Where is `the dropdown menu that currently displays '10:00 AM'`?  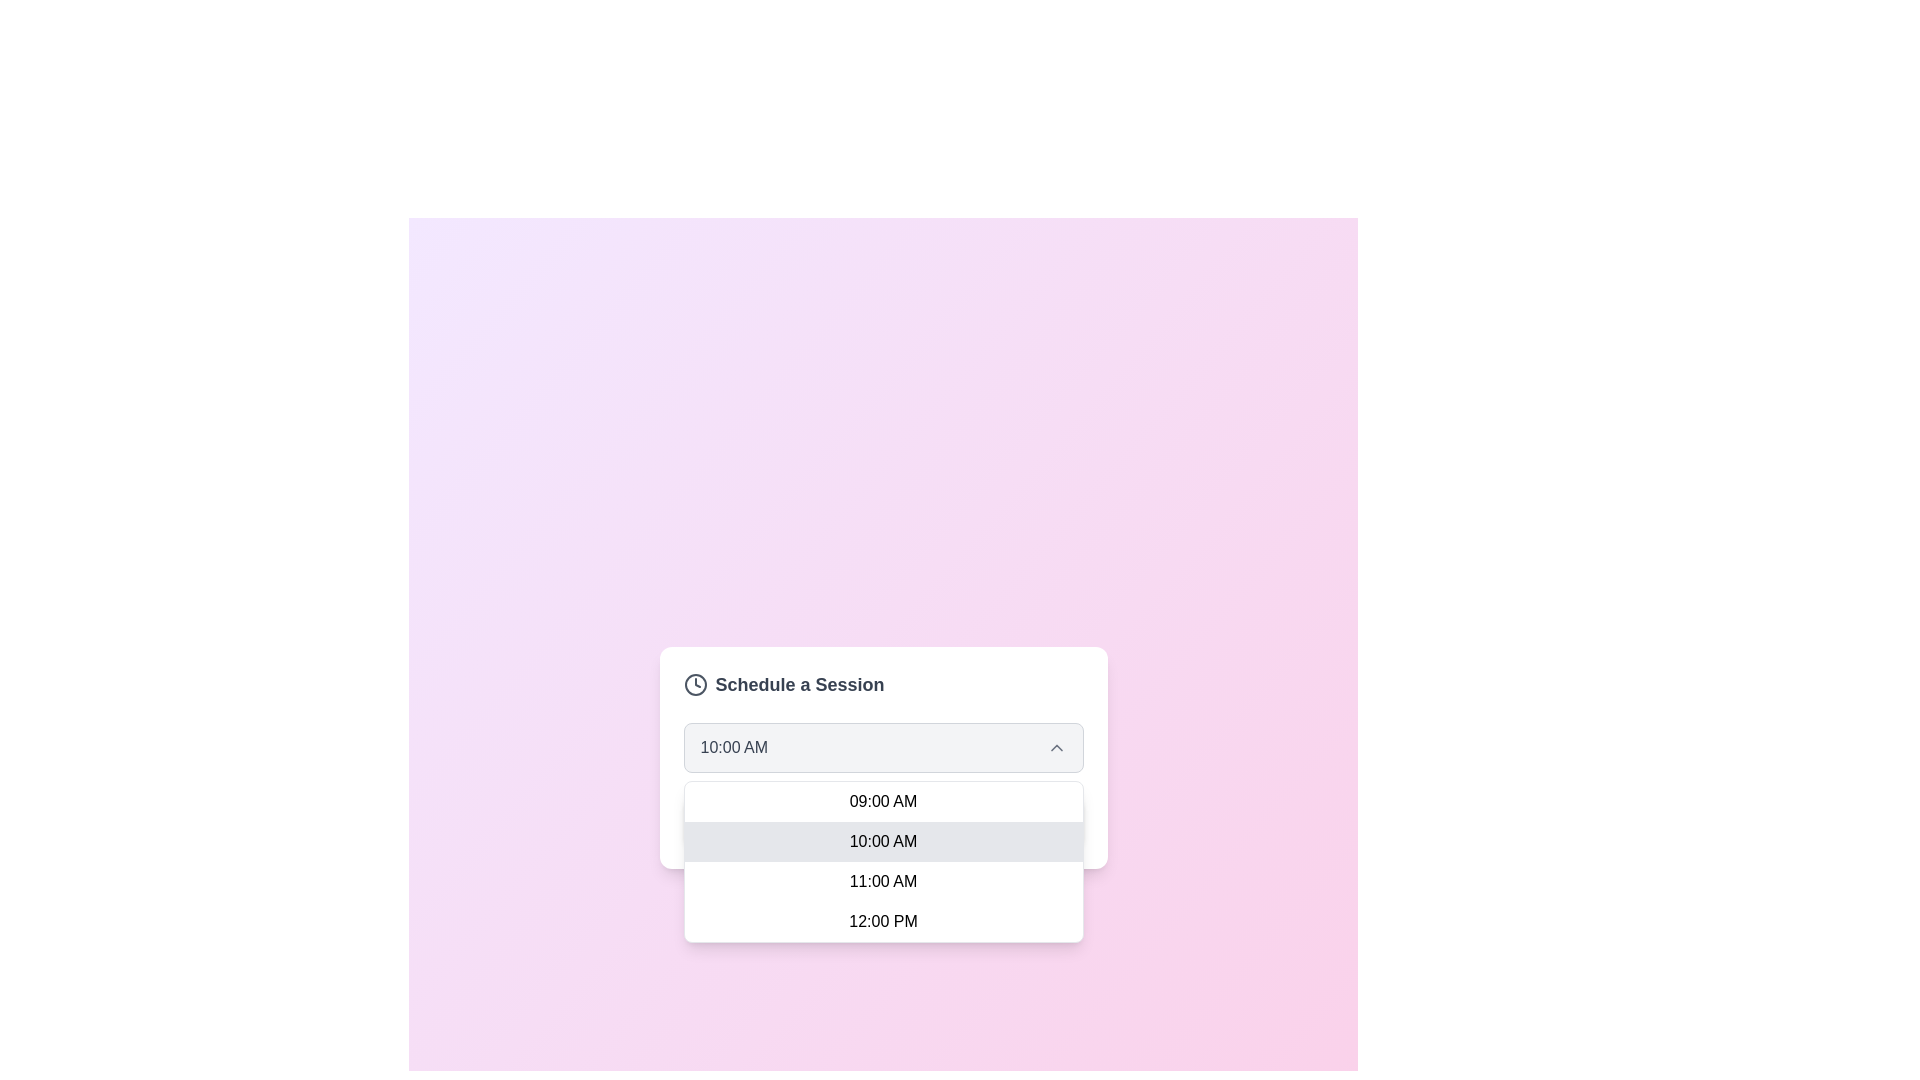 the dropdown menu that currently displays '10:00 AM' is located at coordinates (882, 748).